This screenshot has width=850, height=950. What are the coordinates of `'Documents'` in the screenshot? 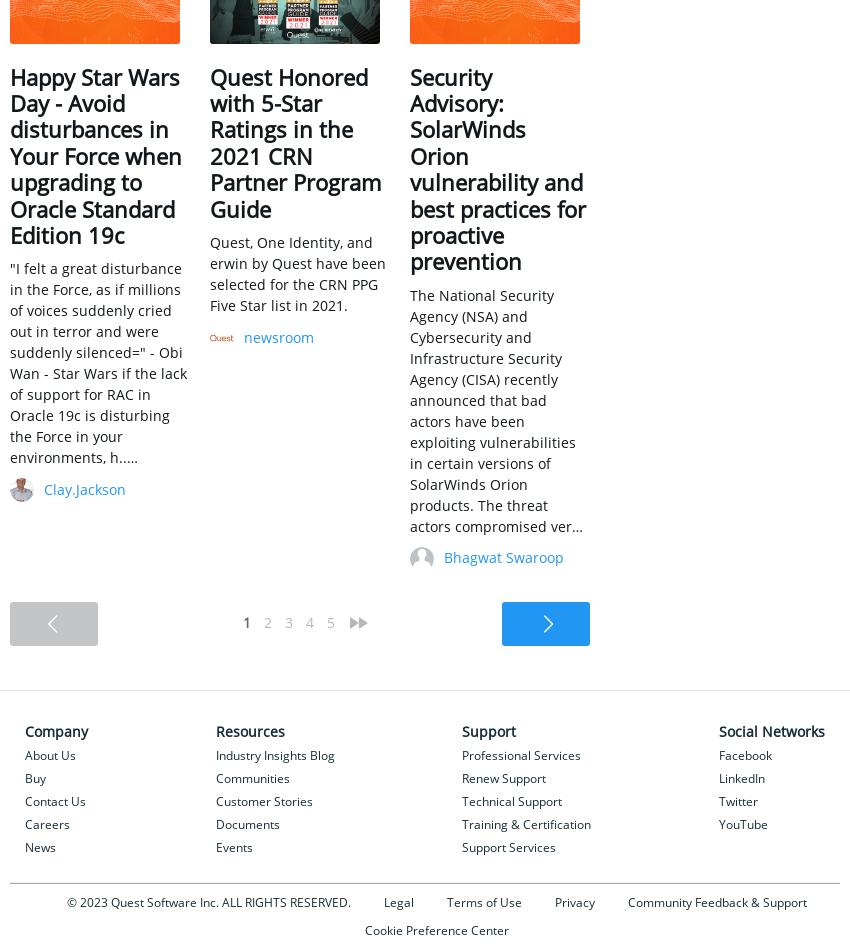 It's located at (214, 822).